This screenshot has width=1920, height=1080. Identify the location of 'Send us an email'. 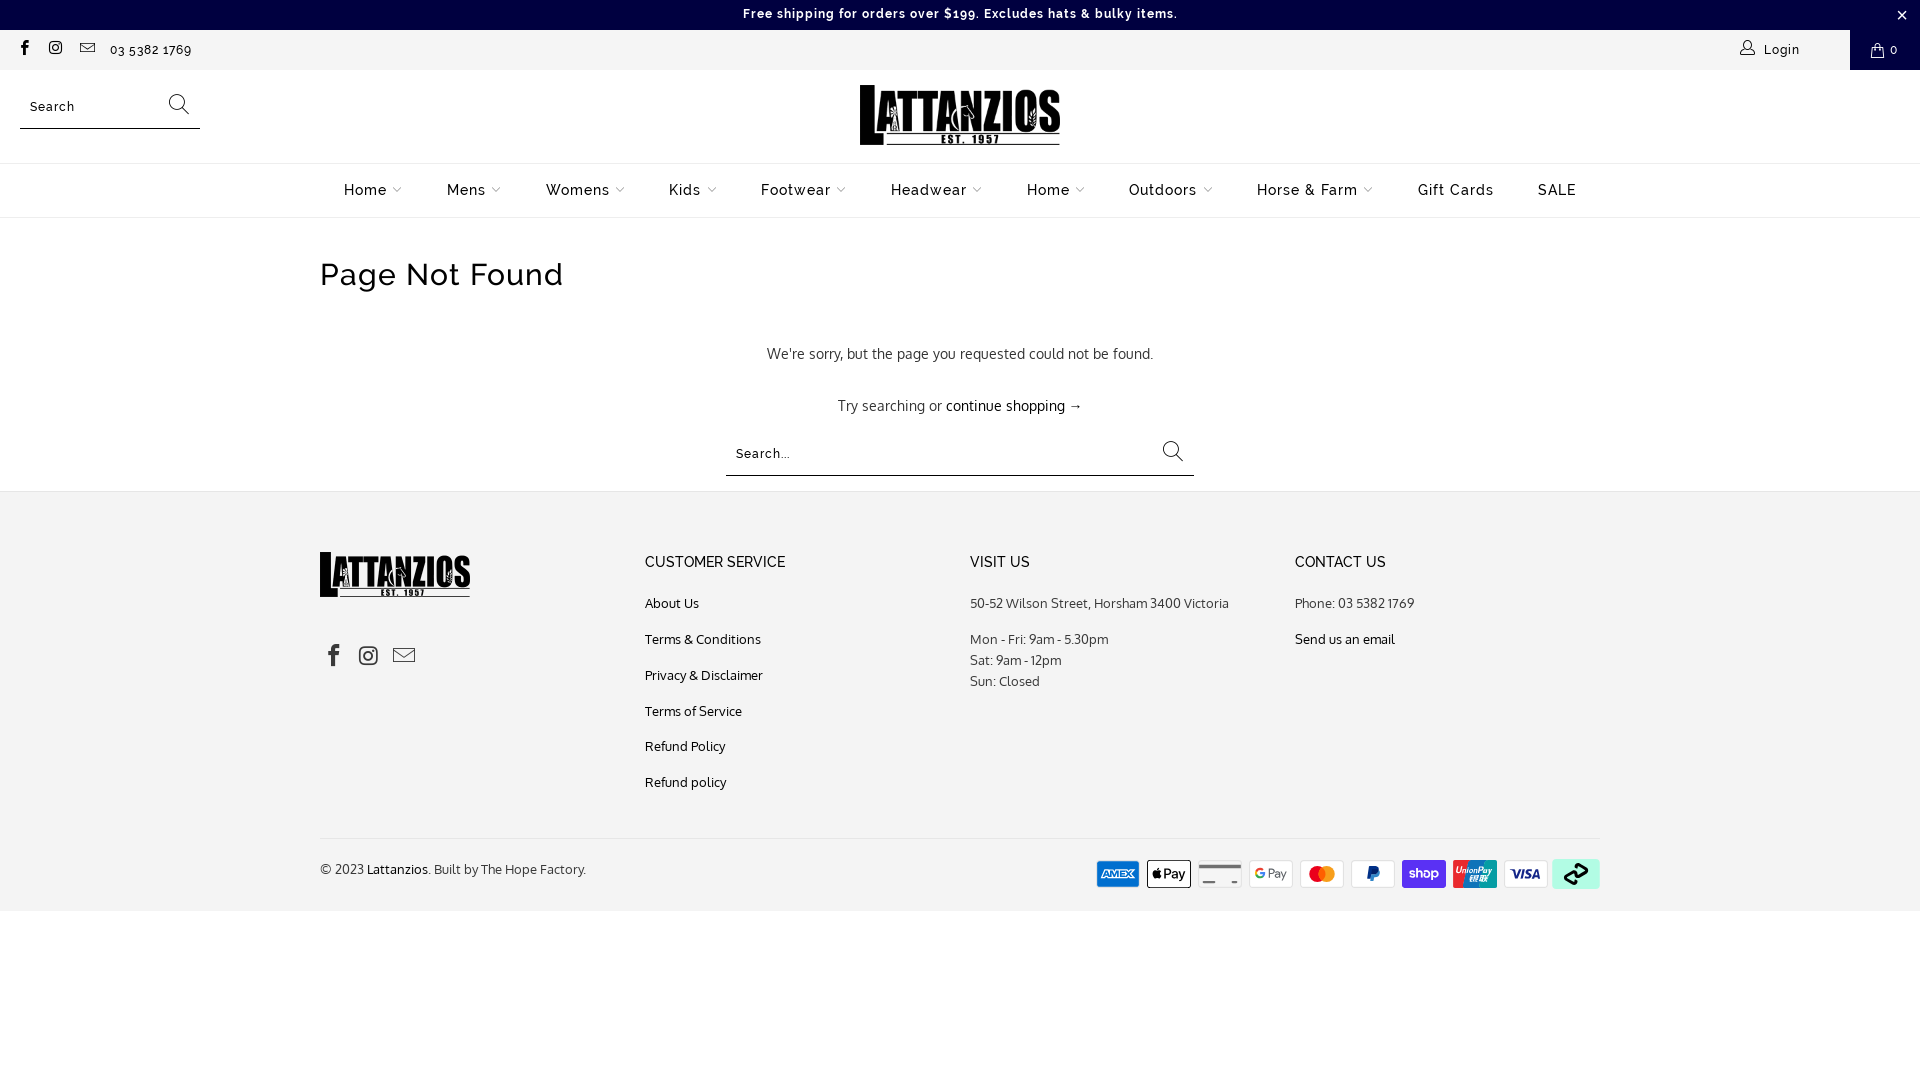
(1295, 639).